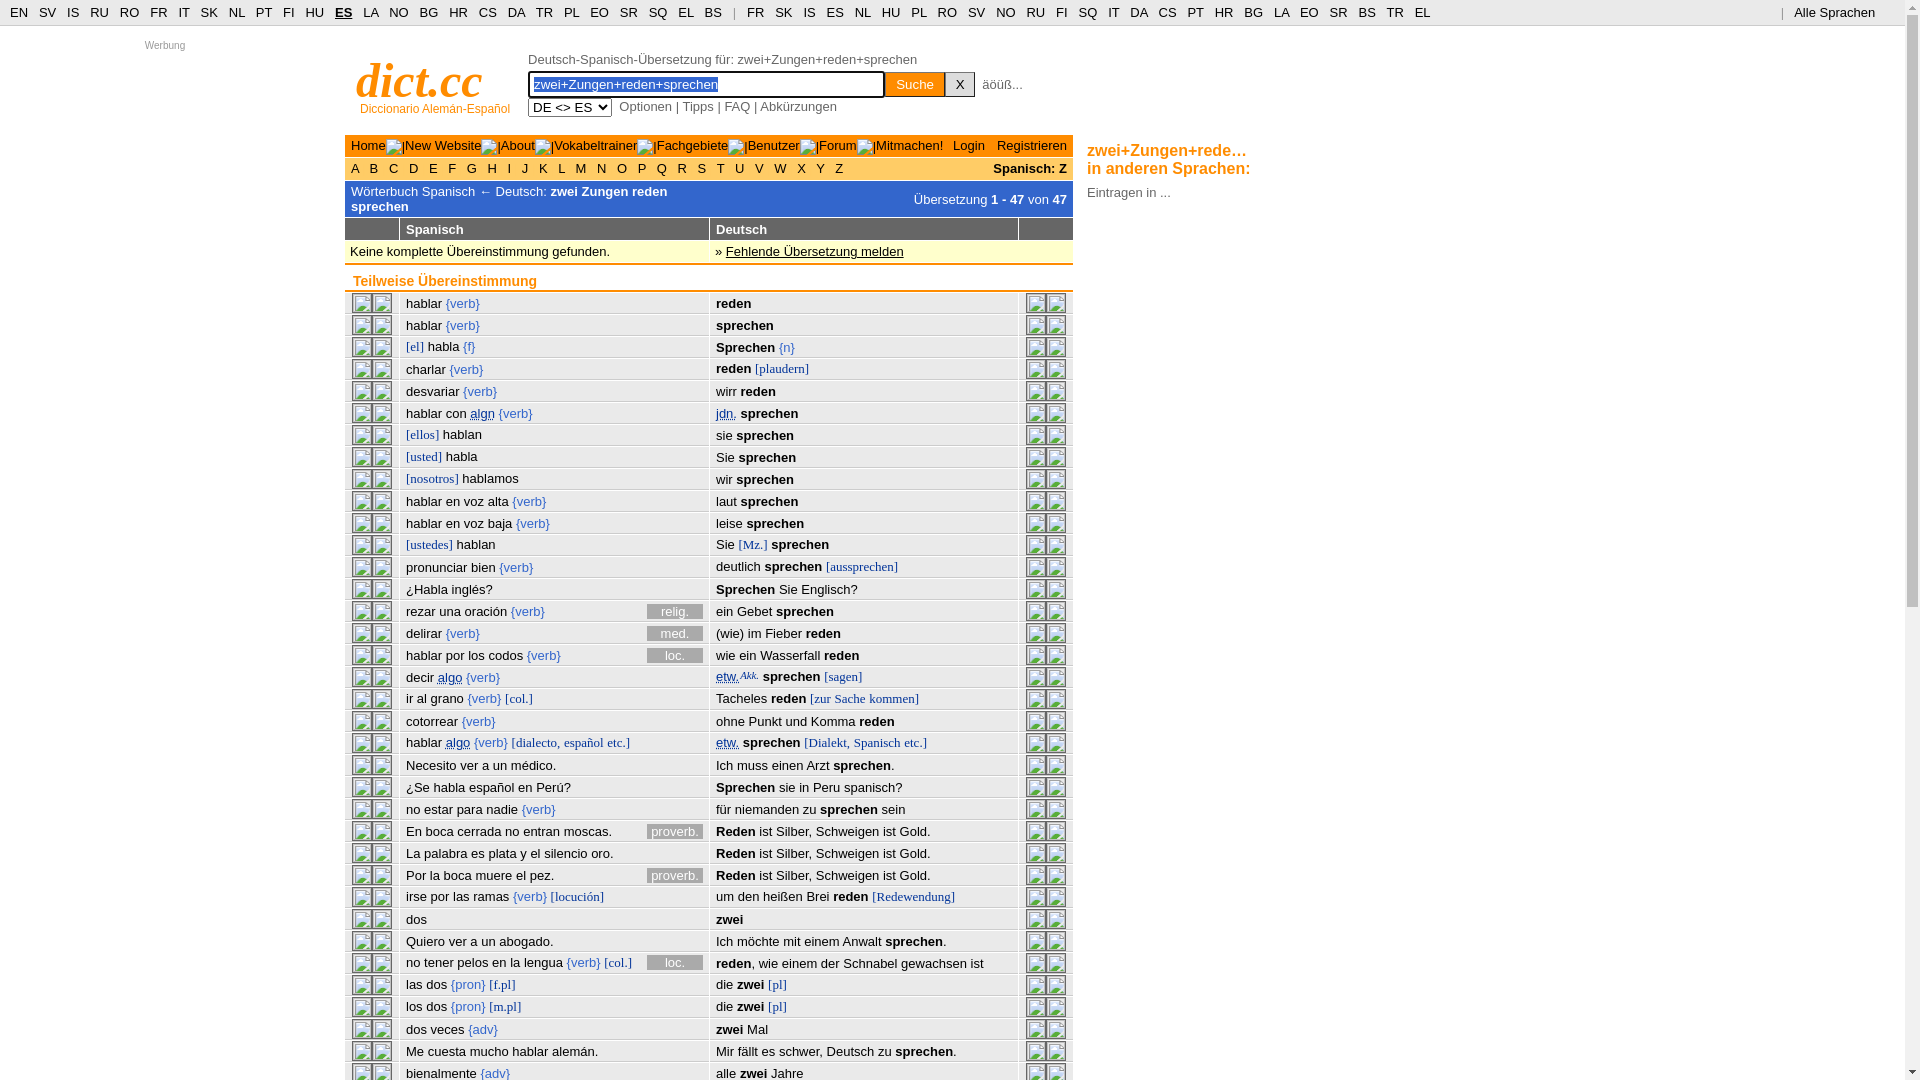 This screenshot has width=1920, height=1080. I want to click on 'en', so click(491, 961).